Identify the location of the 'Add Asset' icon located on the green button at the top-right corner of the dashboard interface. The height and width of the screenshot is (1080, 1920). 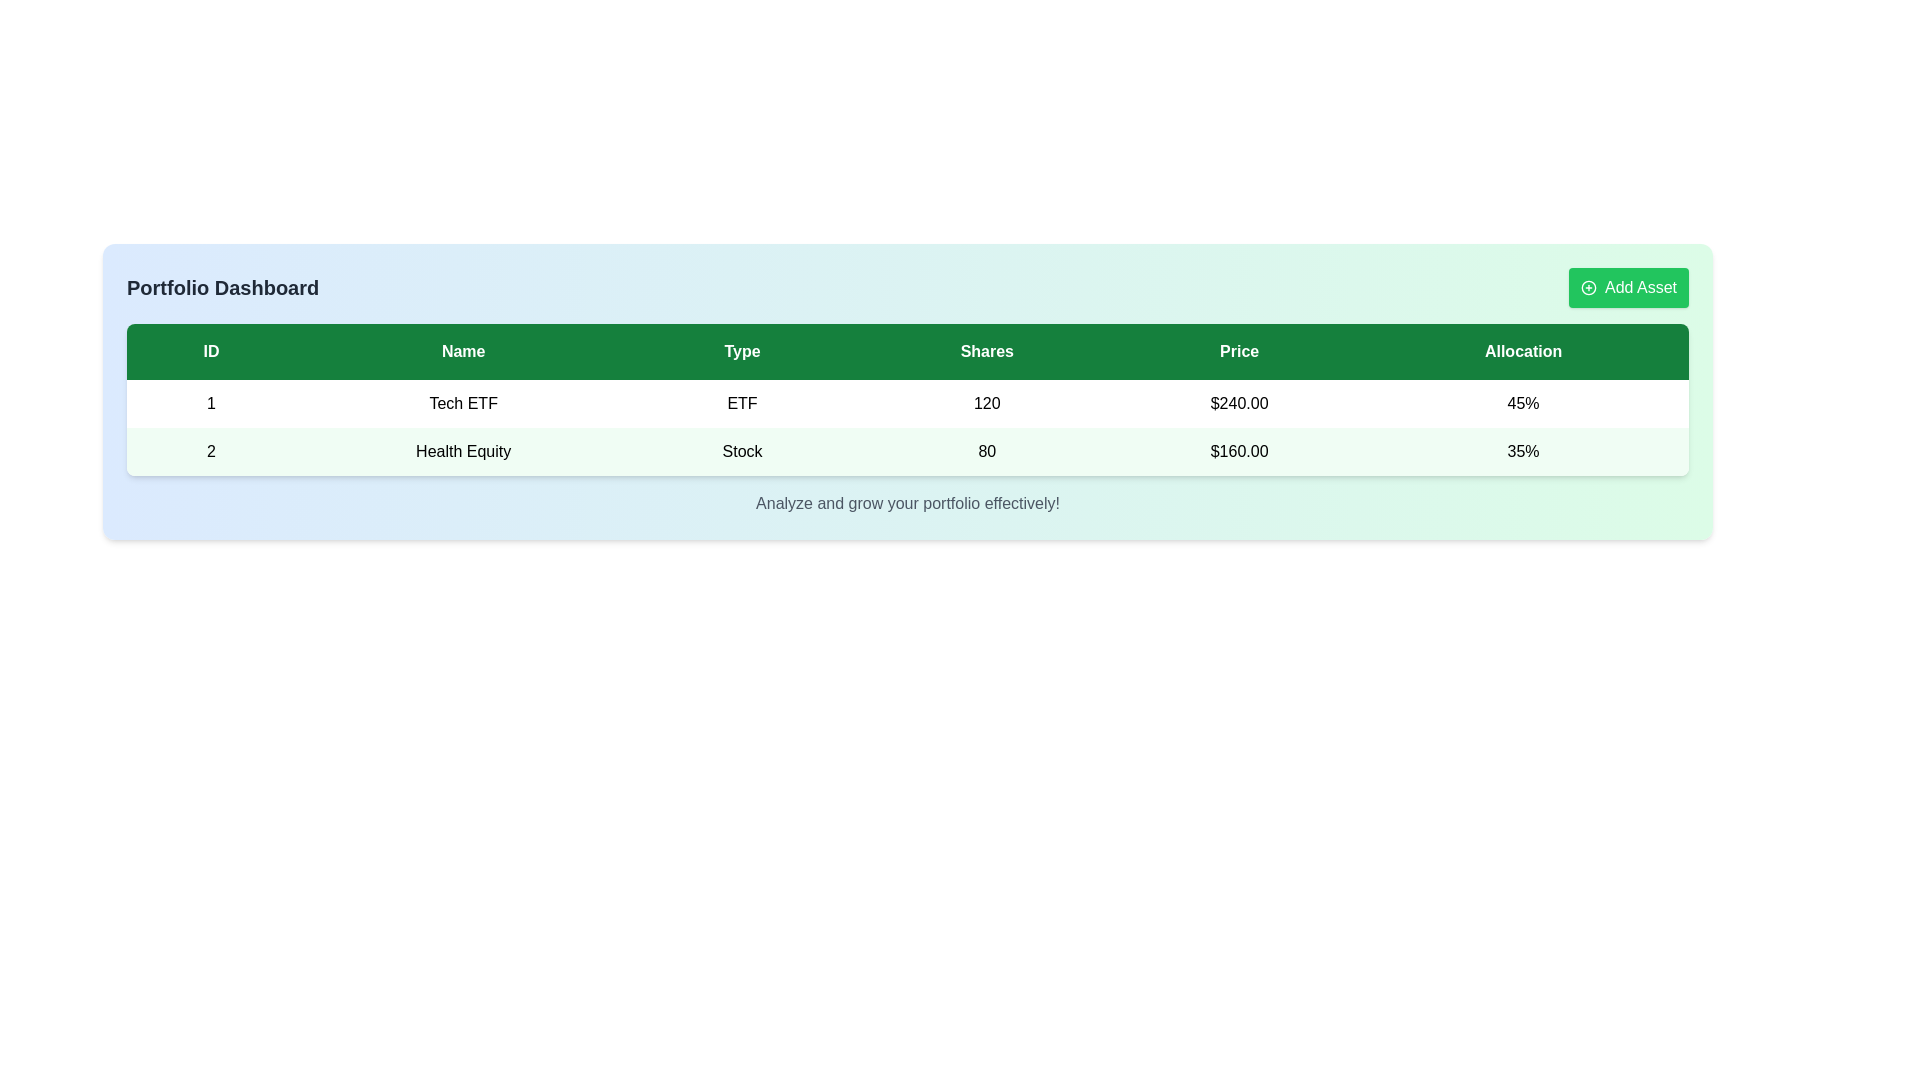
(1587, 288).